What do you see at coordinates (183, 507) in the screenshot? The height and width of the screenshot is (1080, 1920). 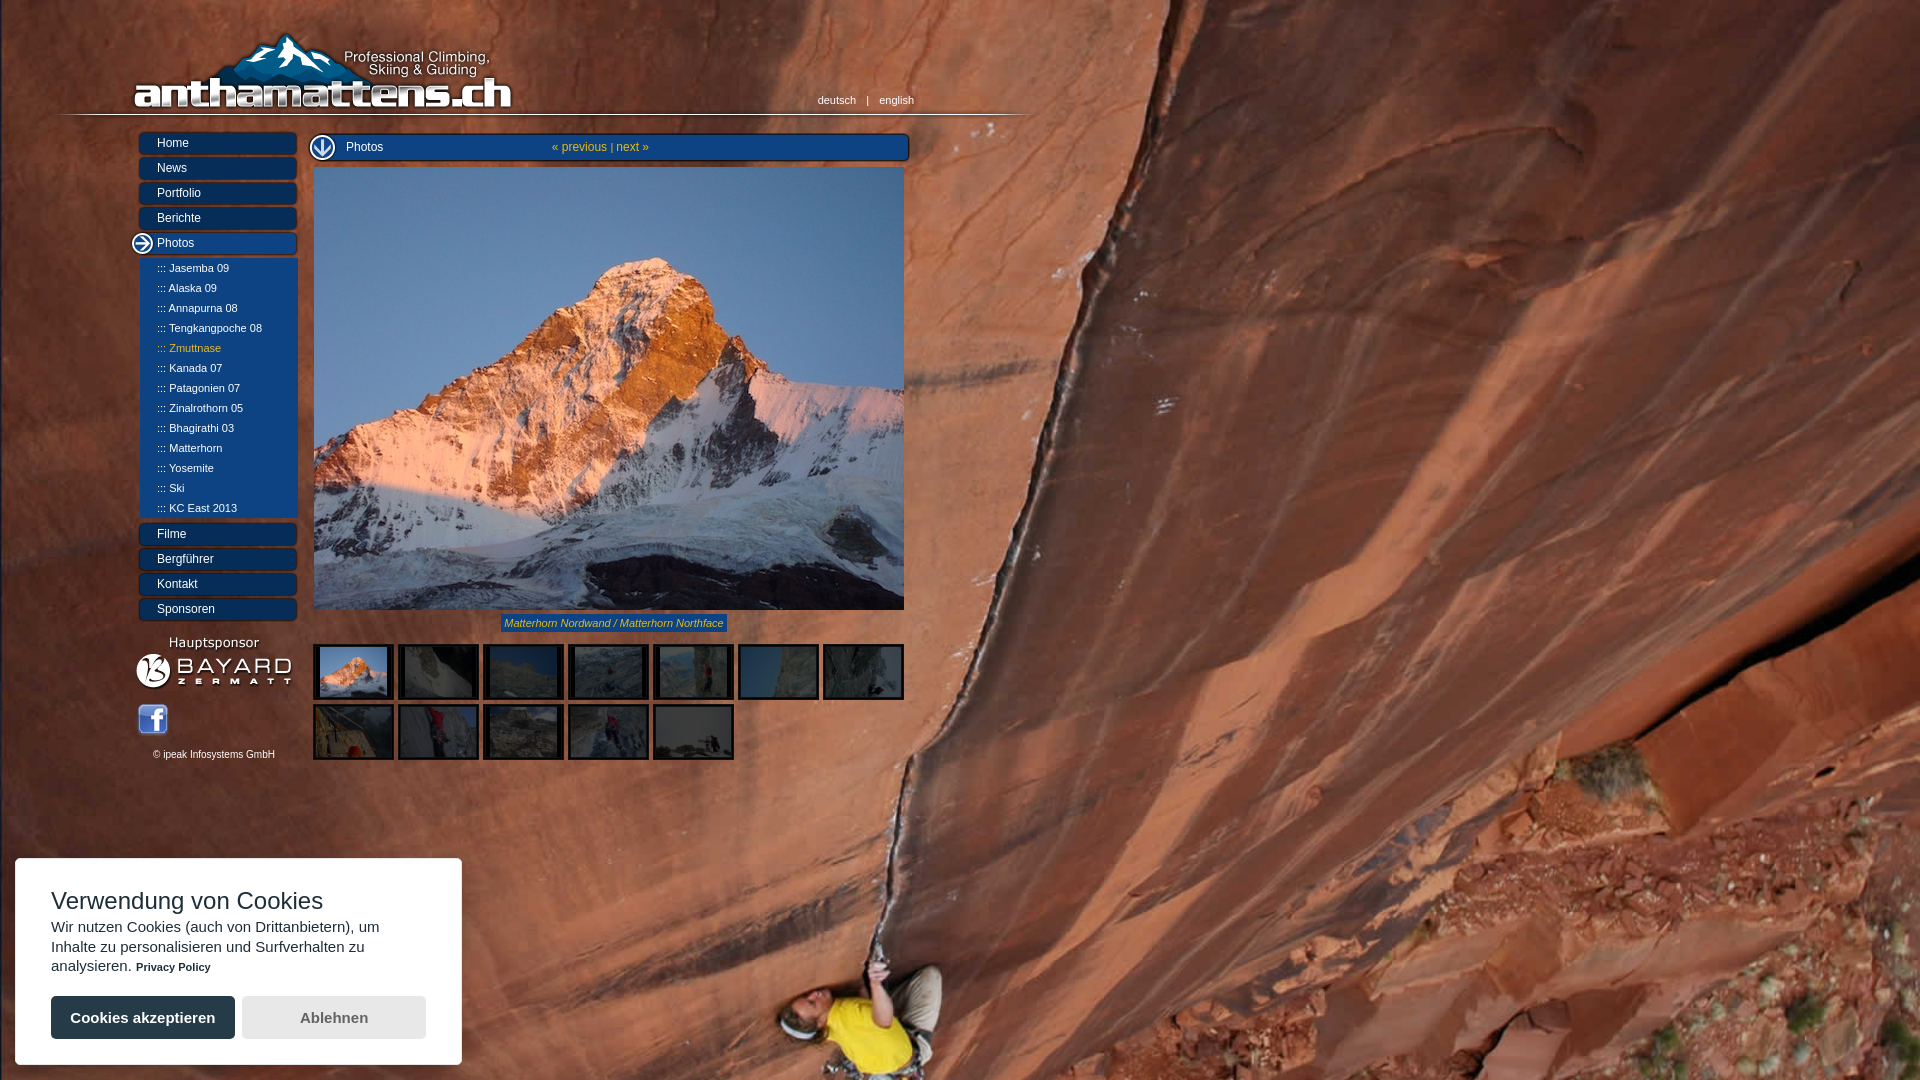 I see `'::: KC East 2013'` at bounding box center [183, 507].